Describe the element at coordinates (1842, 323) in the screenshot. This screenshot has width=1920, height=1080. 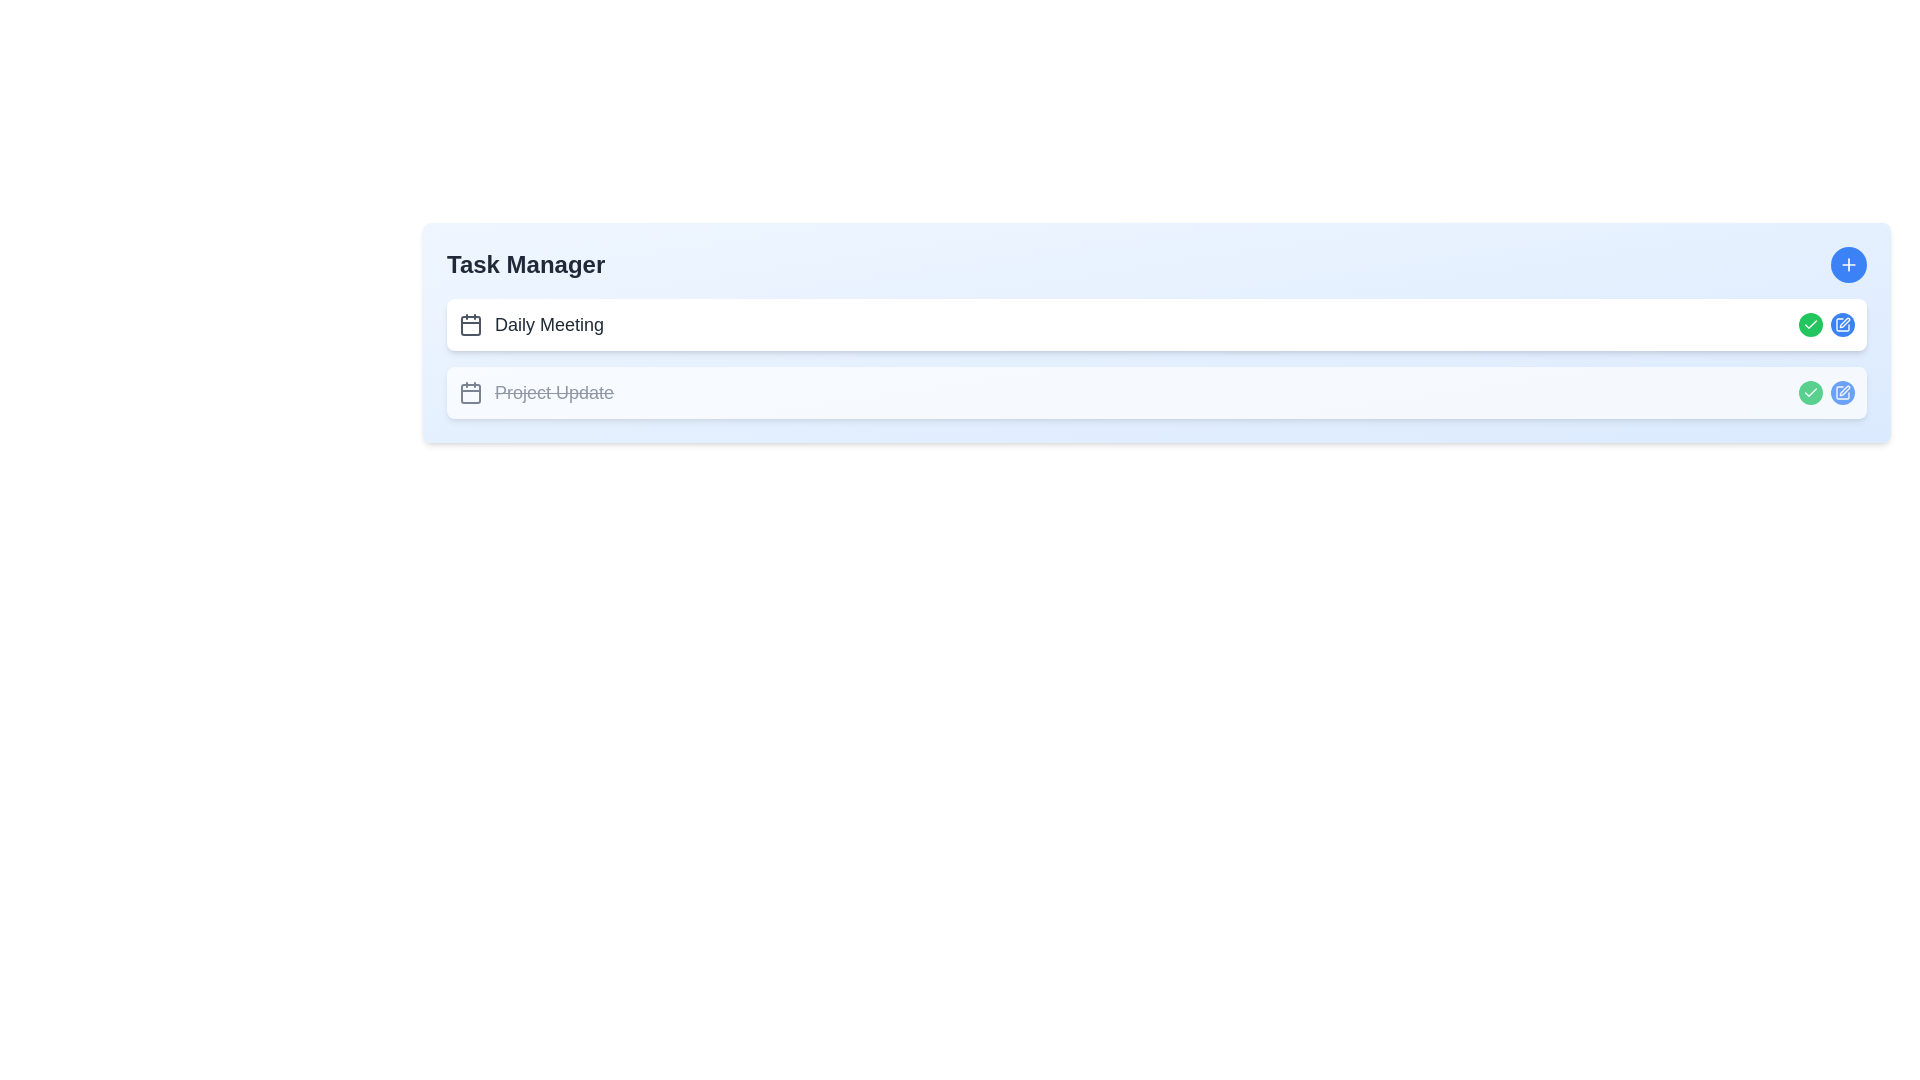
I see `the icon-based button located to the far right of the 'Daily Meeting' task entry` at that location.